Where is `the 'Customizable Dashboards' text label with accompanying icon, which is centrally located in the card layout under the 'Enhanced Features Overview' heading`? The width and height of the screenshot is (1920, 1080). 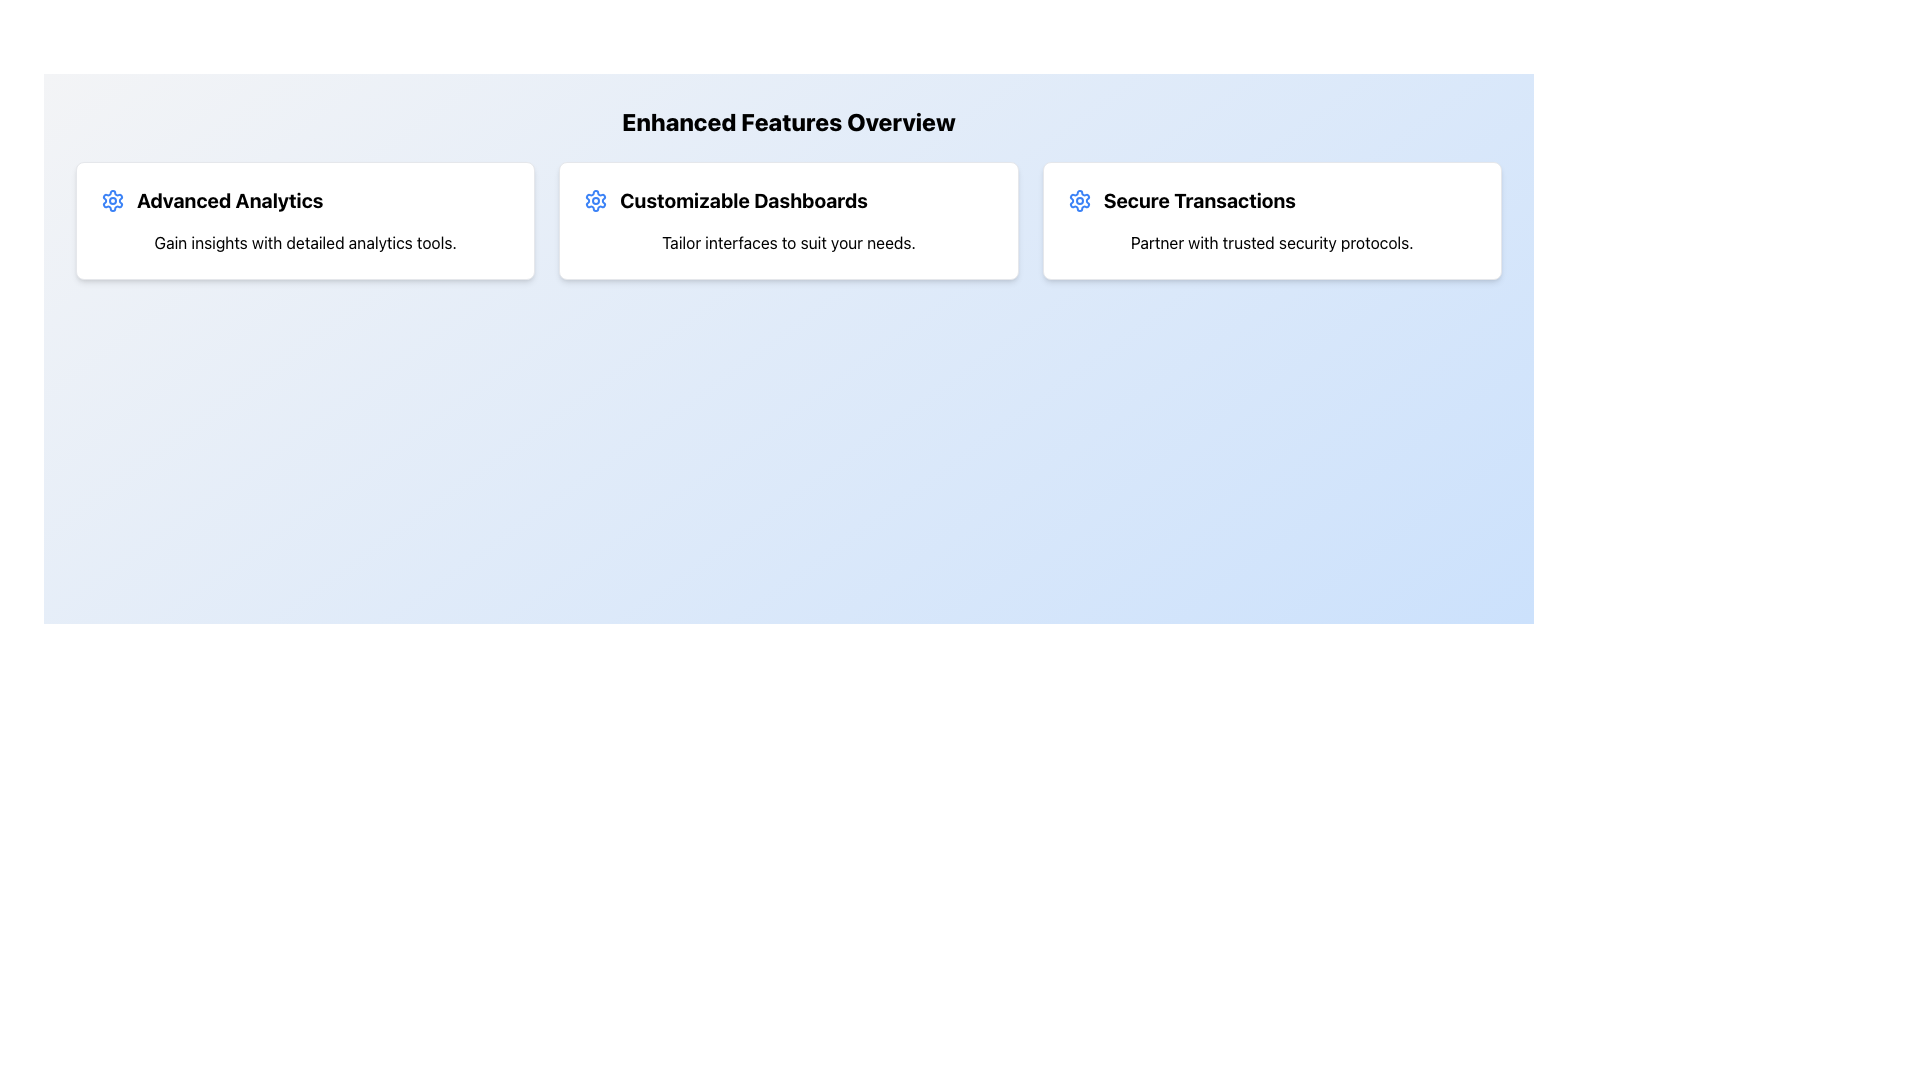
the 'Customizable Dashboards' text label with accompanying icon, which is centrally located in the card layout under the 'Enhanced Features Overview' heading is located at coordinates (787, 200).